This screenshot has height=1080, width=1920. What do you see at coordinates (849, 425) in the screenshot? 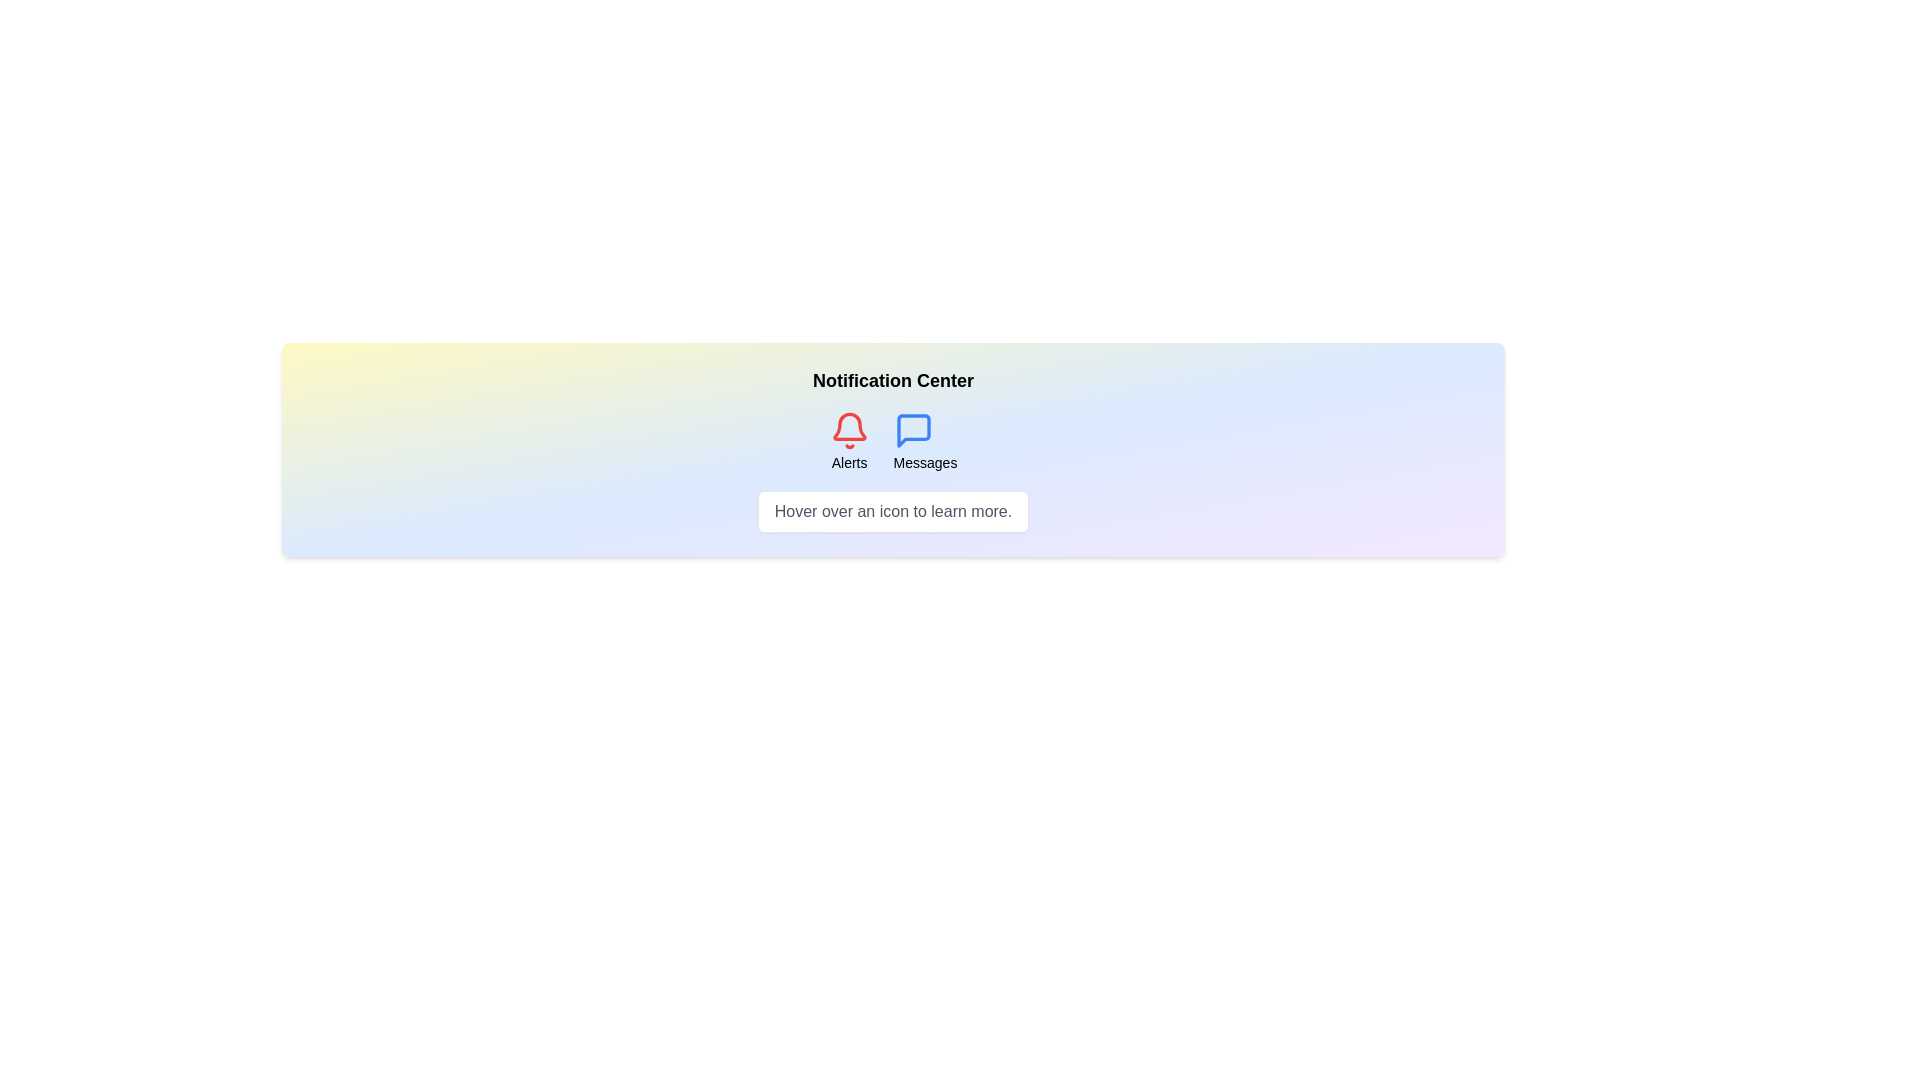
I see `the bell icon in the Notification Center to trigger a visual or textual response` at bounding box center [849, 425].